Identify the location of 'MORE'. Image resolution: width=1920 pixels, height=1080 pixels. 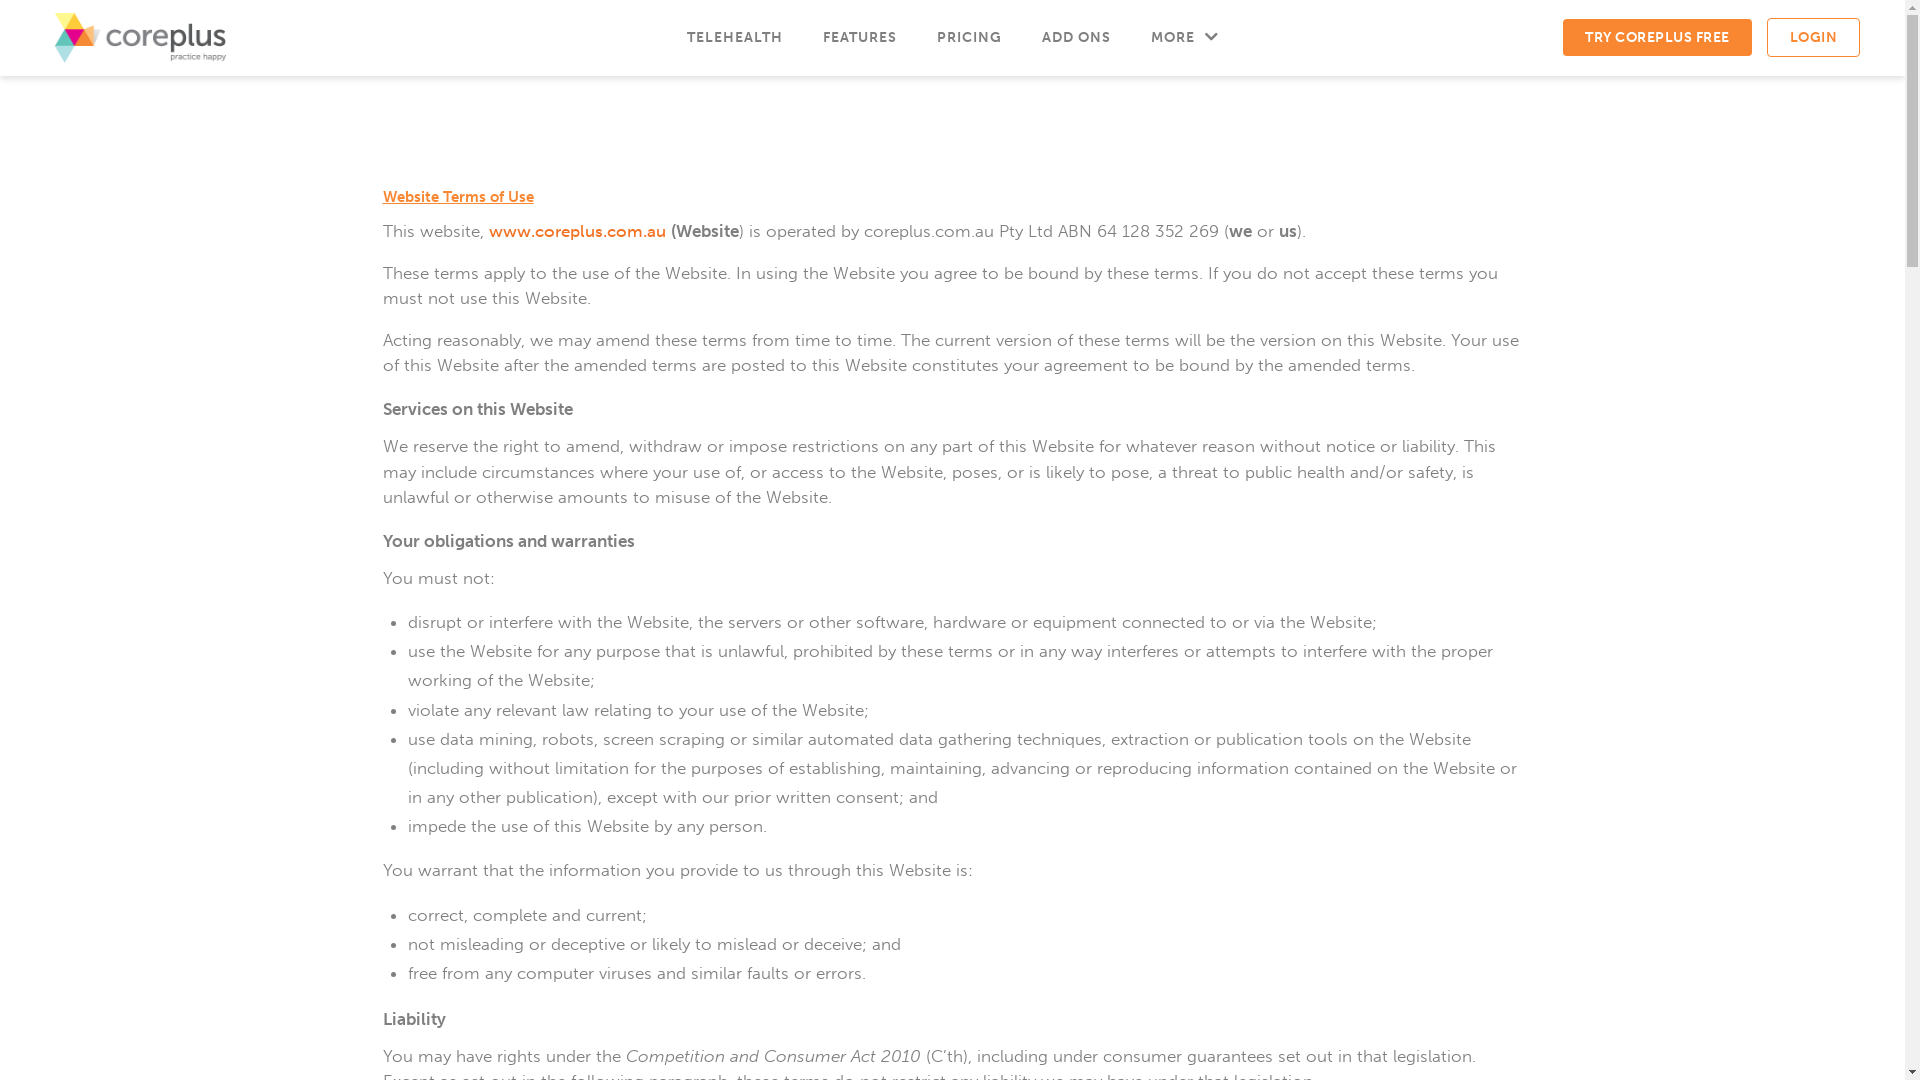
(1184, 37).